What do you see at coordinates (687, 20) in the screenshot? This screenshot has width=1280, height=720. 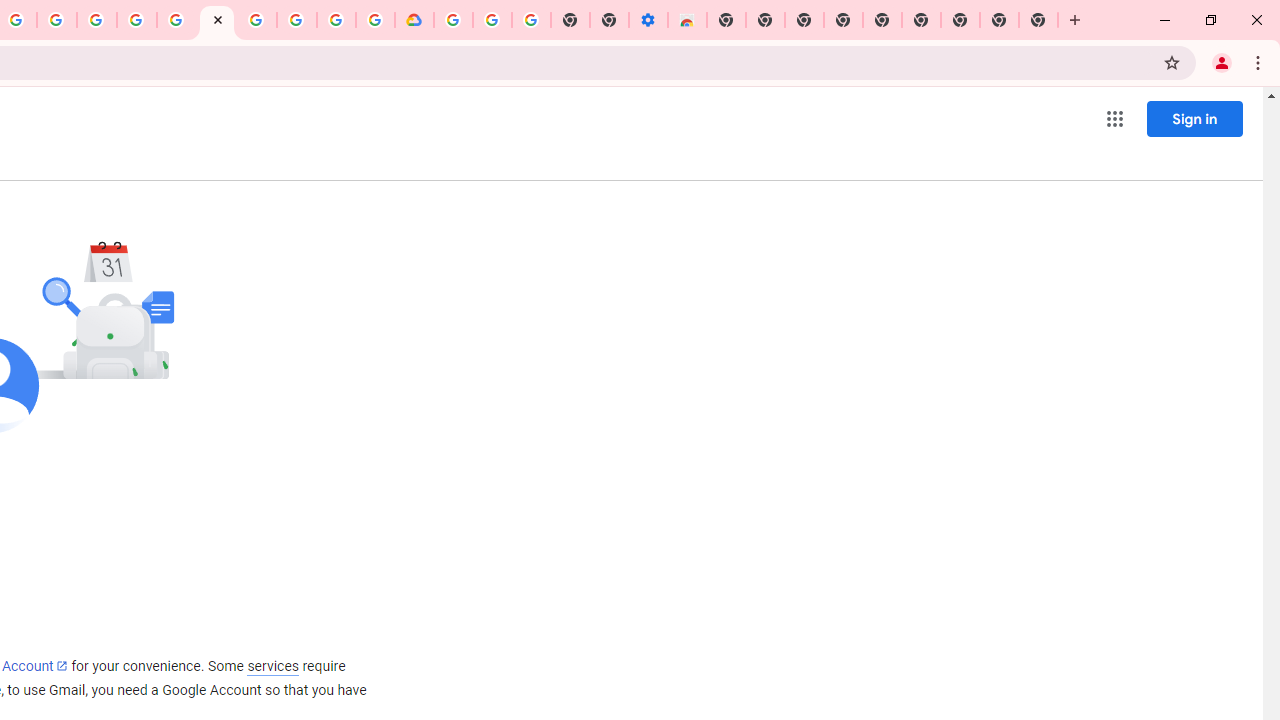 I see `'Chrome Web Store - Accessibility extensions'` at bounding box center [687, 20].